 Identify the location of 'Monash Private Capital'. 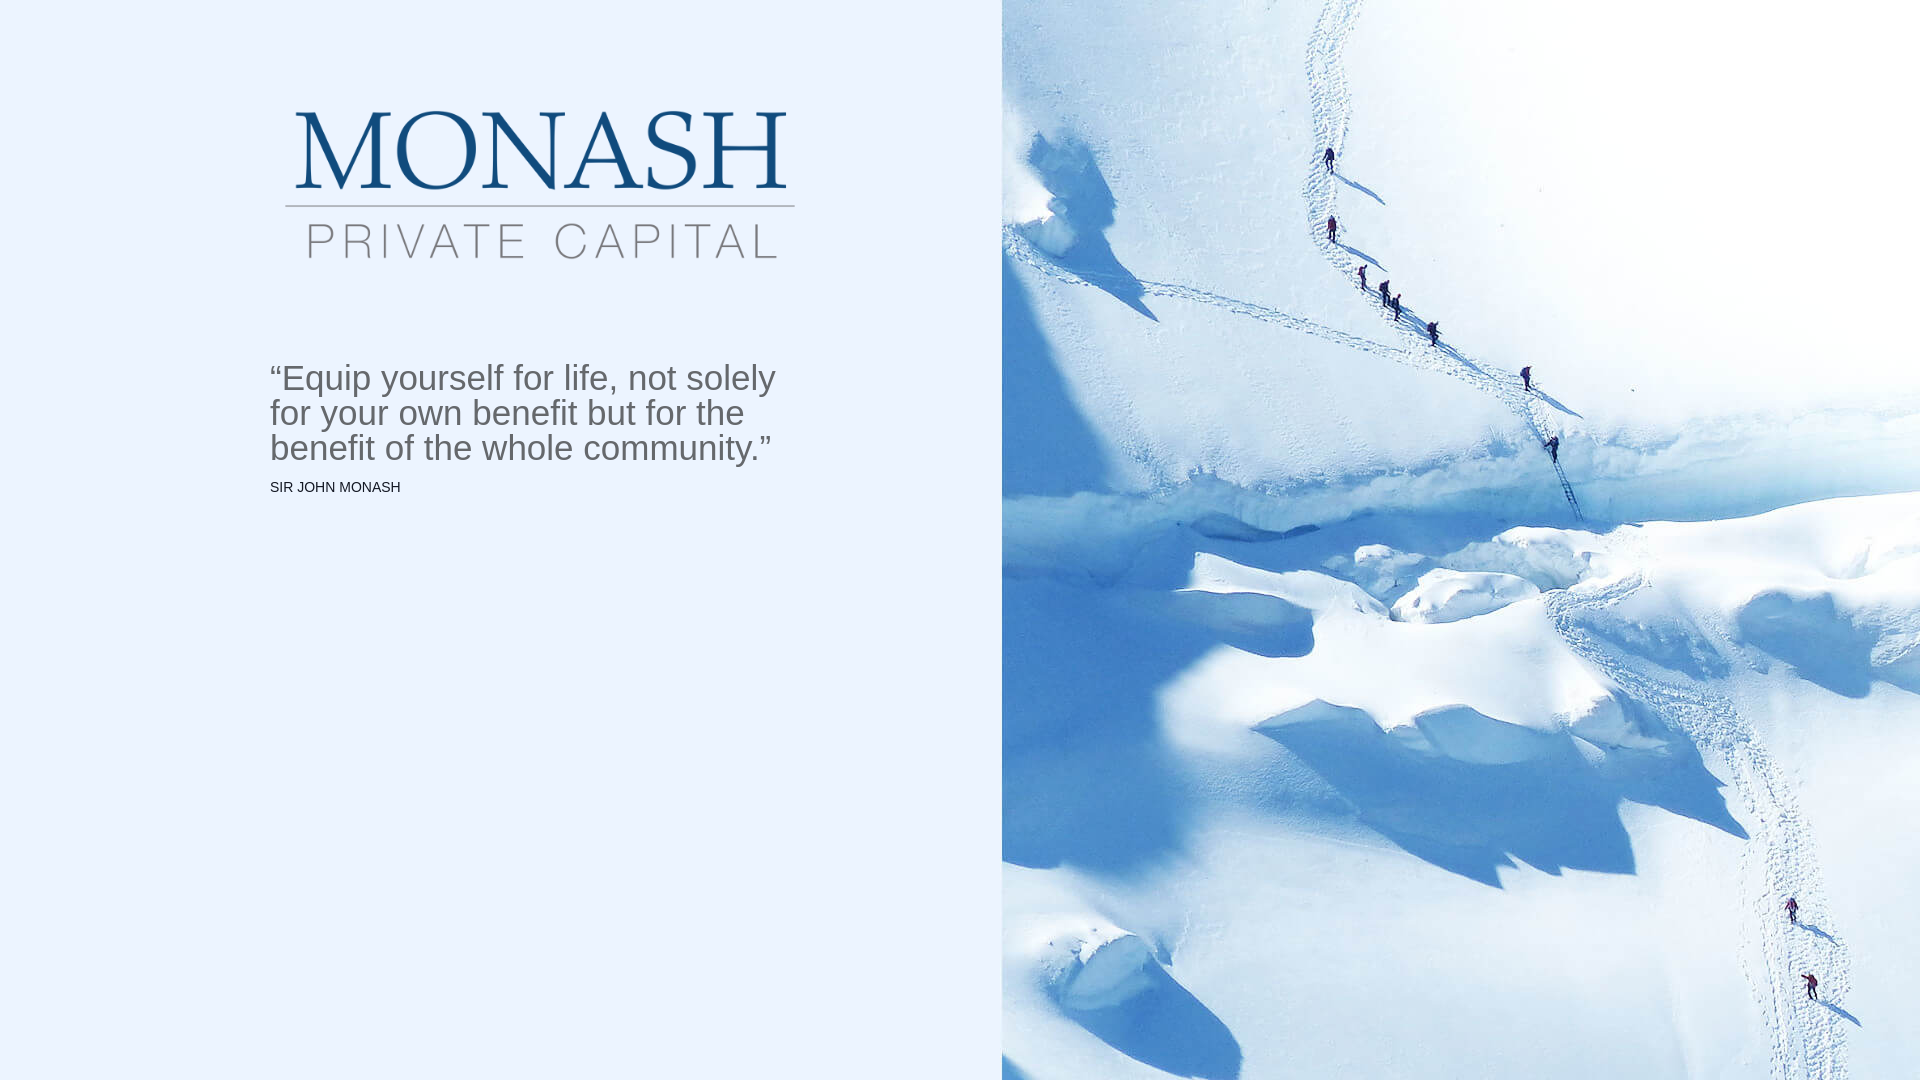
(540, 185).